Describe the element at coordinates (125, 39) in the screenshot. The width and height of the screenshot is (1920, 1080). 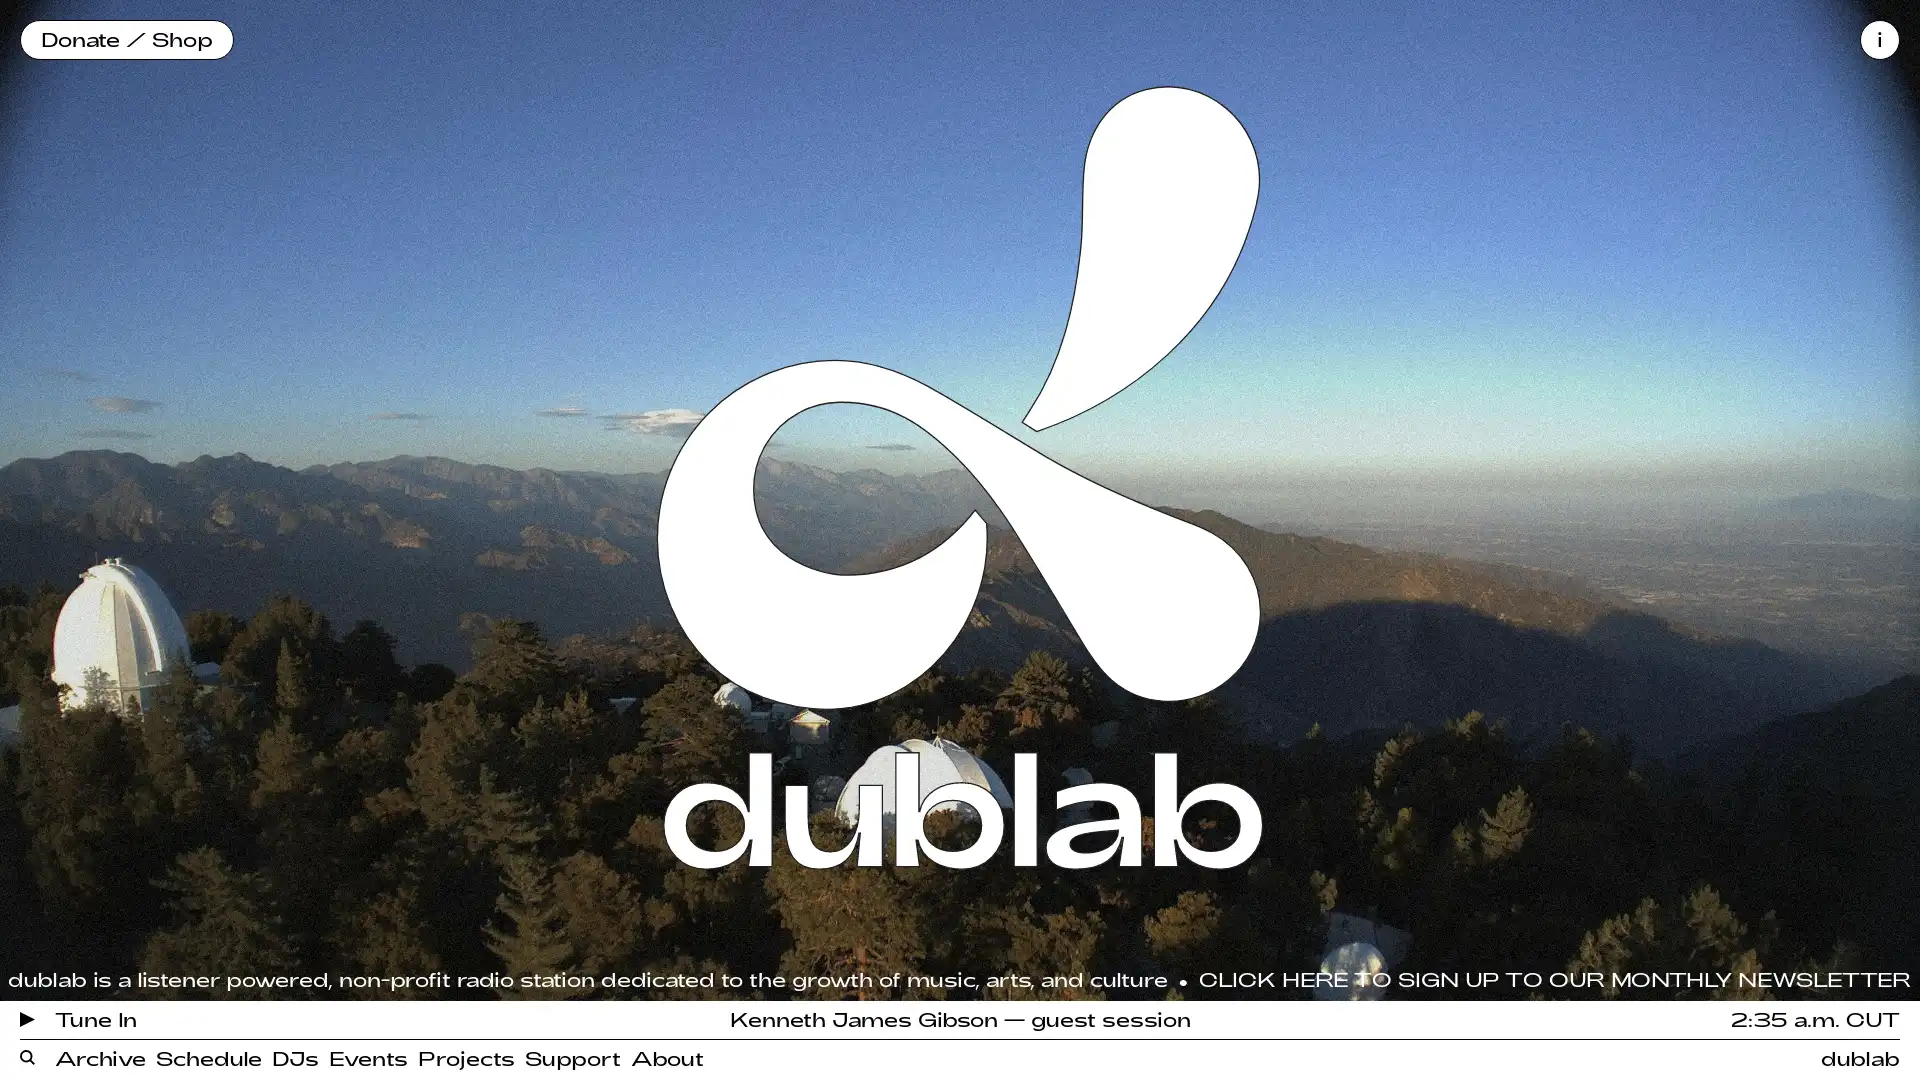
I see `Donate / Shop` at that location.